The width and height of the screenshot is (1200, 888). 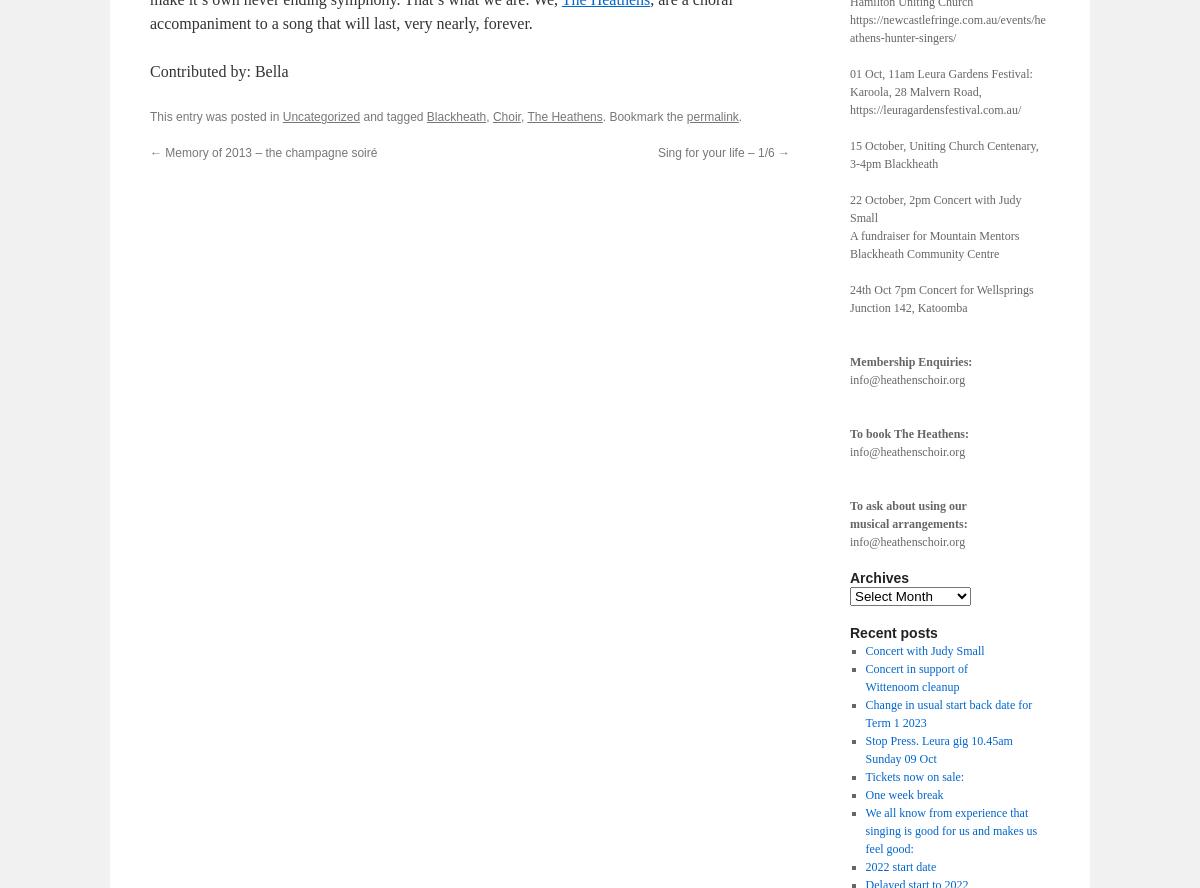 I want to click on '24th Oct 7pm Concert for Wellsprings', so click(x=941, y=289).